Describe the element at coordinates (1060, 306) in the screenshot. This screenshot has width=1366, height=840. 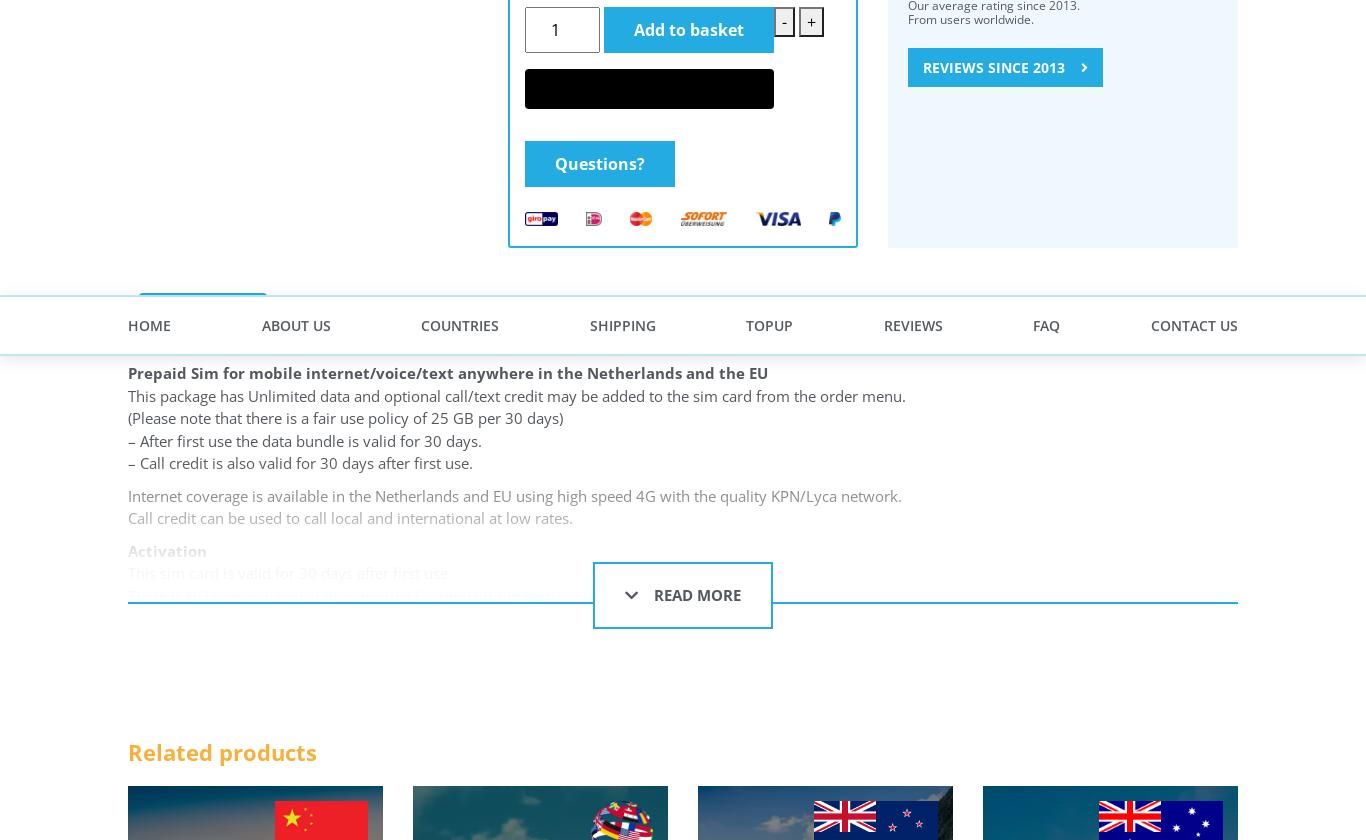
I see `'Prepaidzero founded in 2013, is a concept of IAS BV which is based in Amsterdam, the Netherlands. Since 2013, we help travelers around the world save money on phone and internet charges.'` at that location.